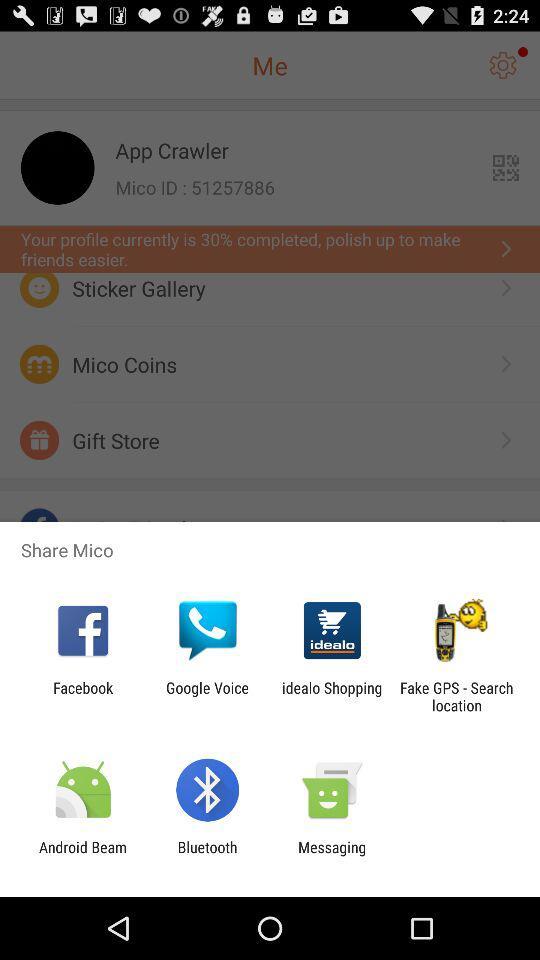 This screenshot has height=960, width=540. Describe the element at coordinates (456, 696) in the screenshot. I see `item at the bottom right corner` at that location.